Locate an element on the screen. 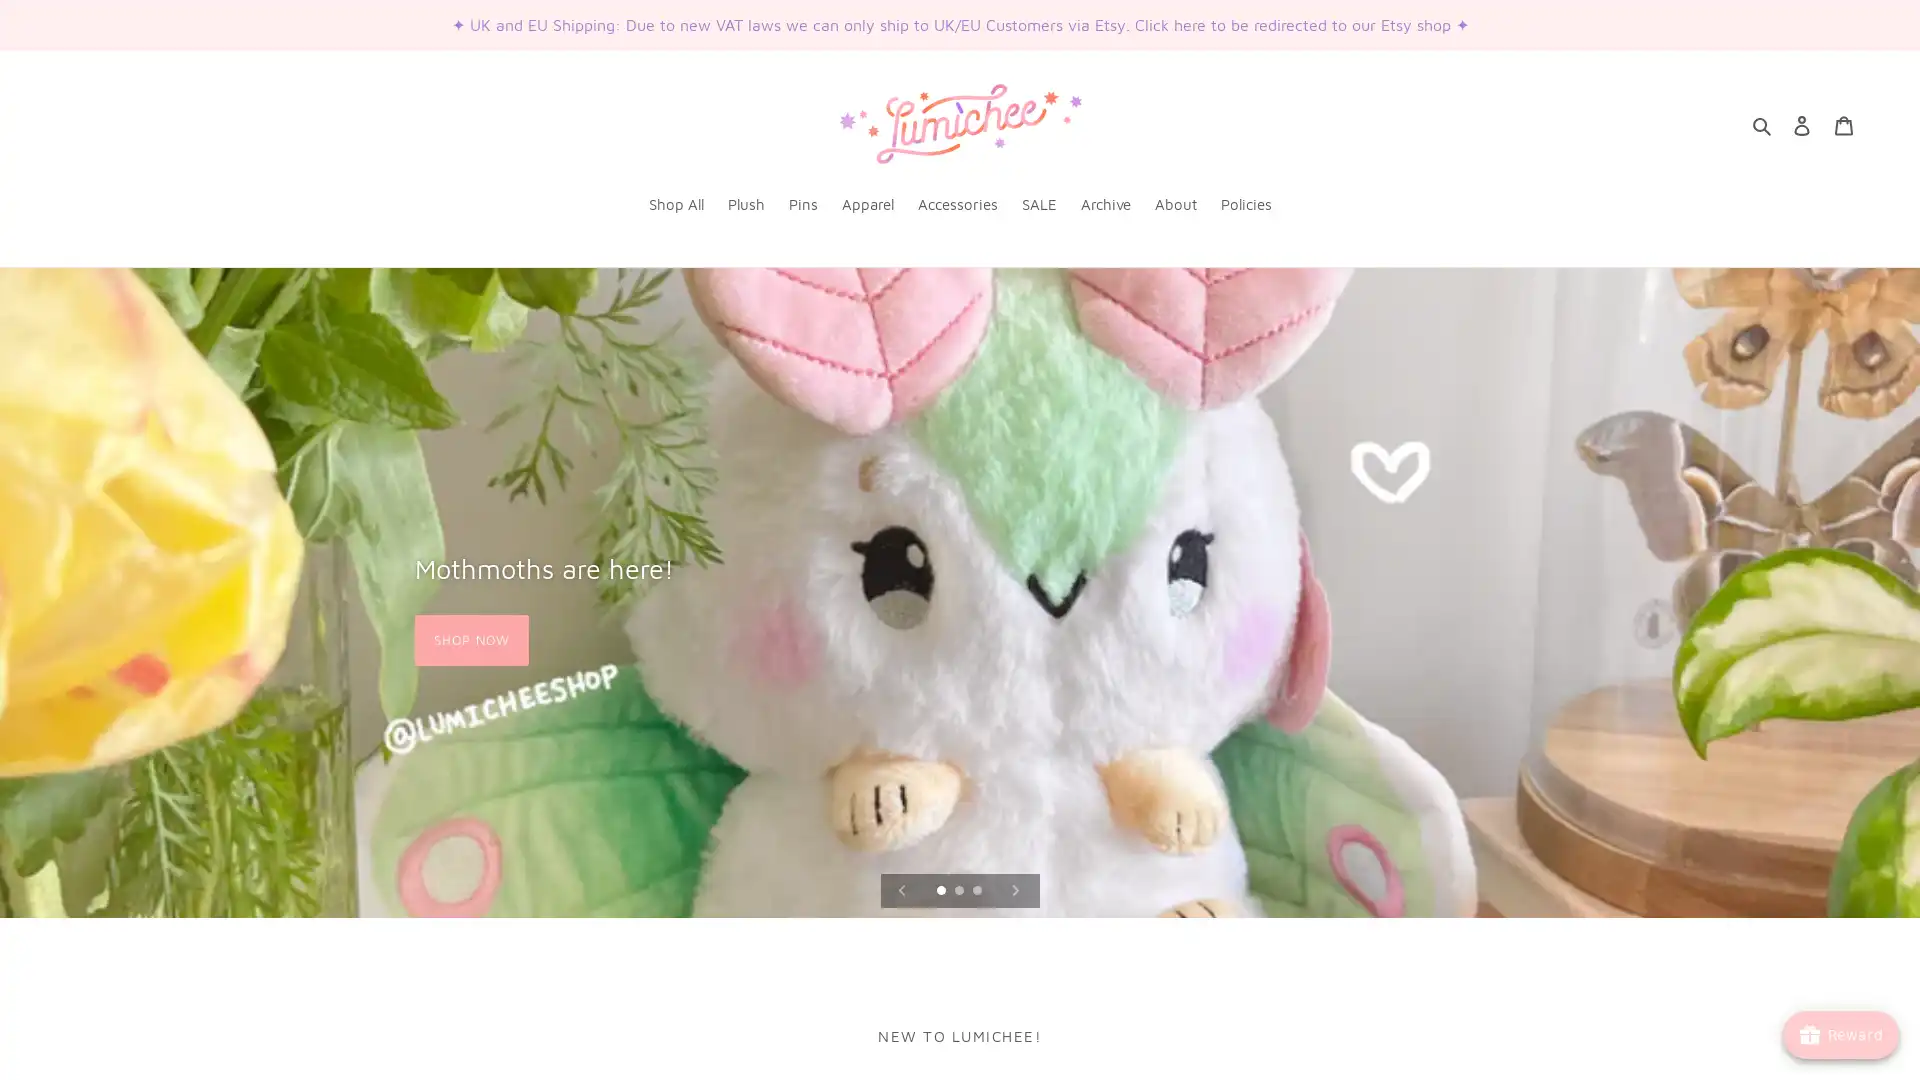 Image resolution: width=1920 pixels, height=1080 pixels. Previous slide is located at coordinates (901, 889).